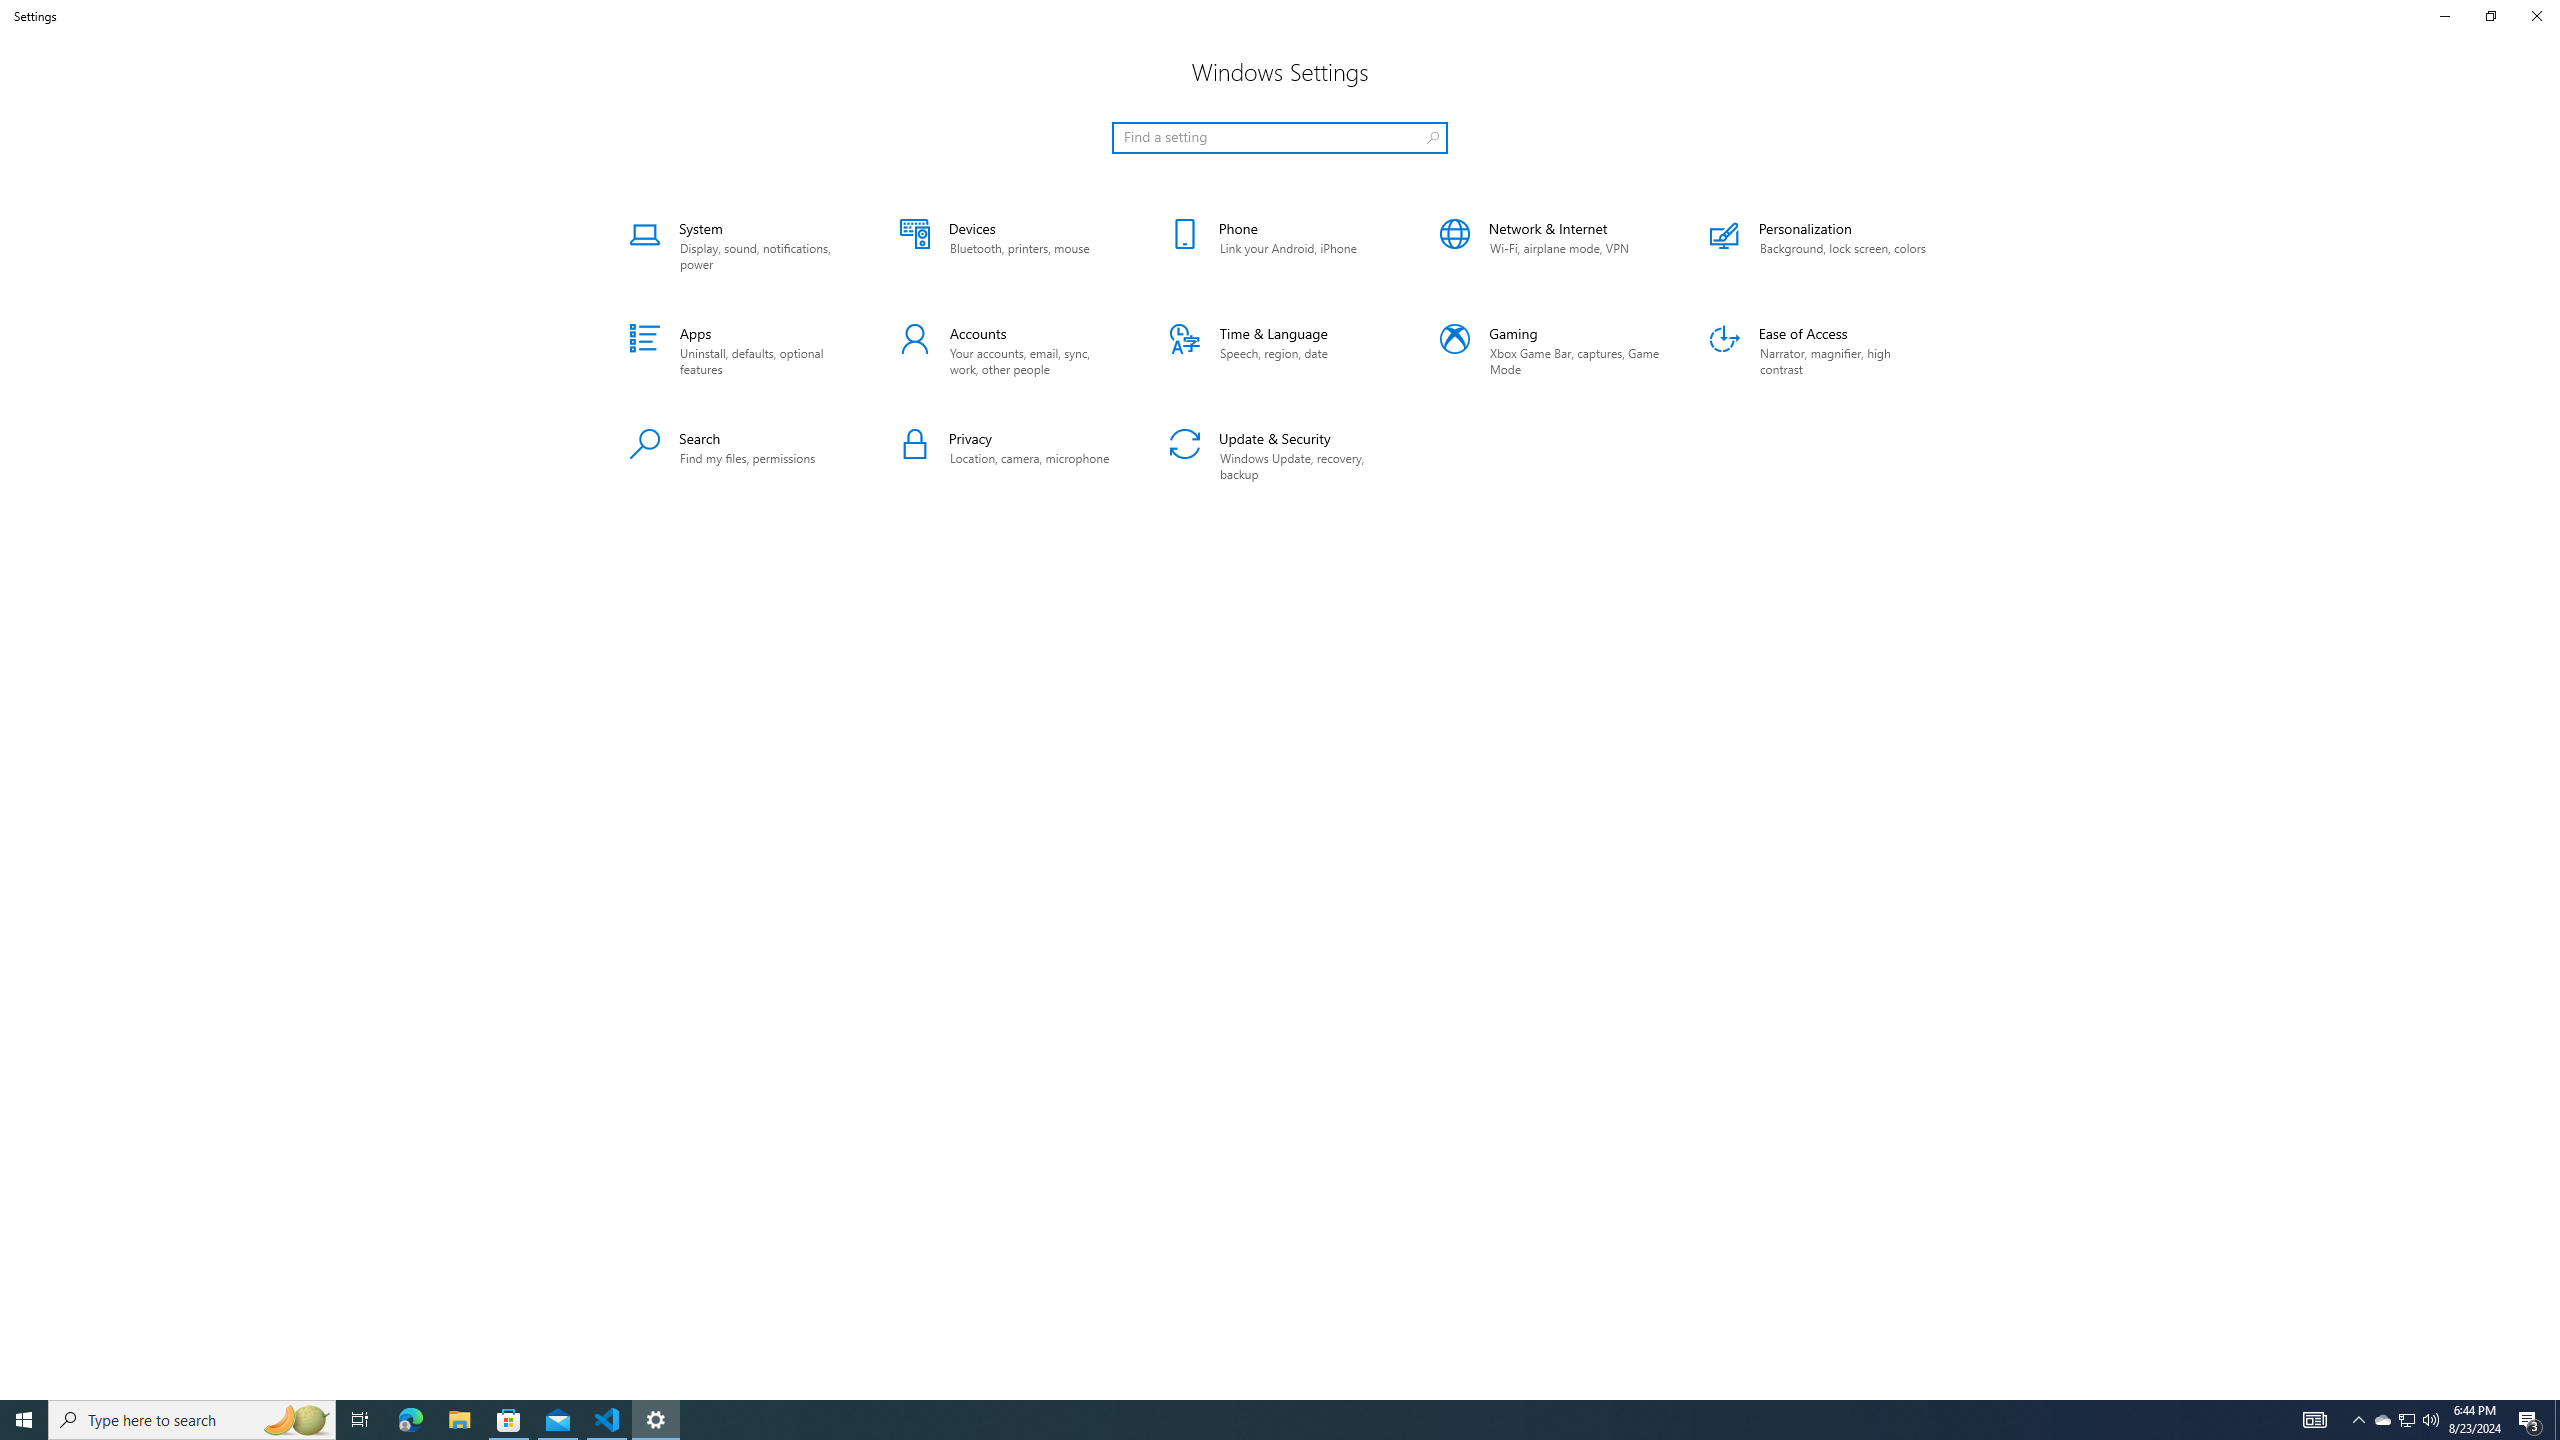 This screenshot has height=1440, width=2560. Describe the element at coordinates (1008, 245) in the screenshot. I see `'Devices'` at that location.